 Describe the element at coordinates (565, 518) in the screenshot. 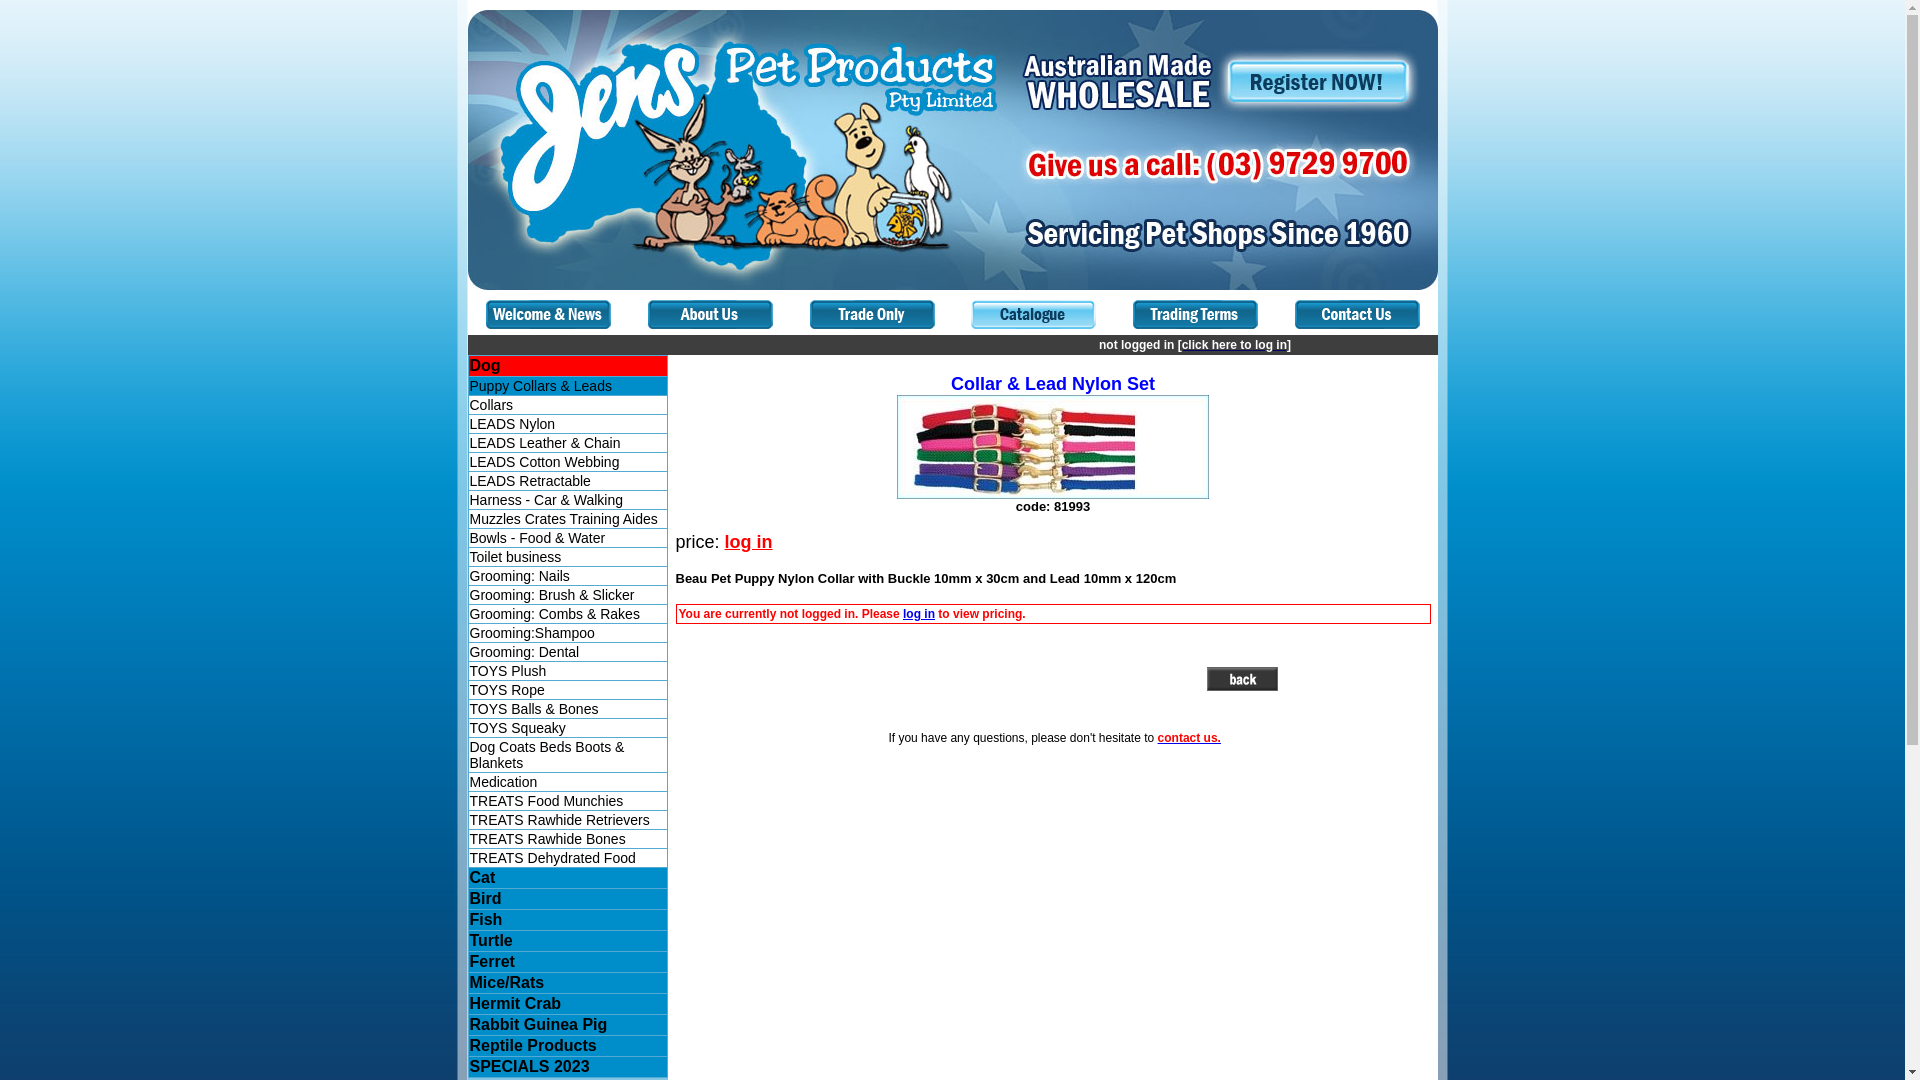

I see `'Muzzles Crates Training Aides'` at that location.